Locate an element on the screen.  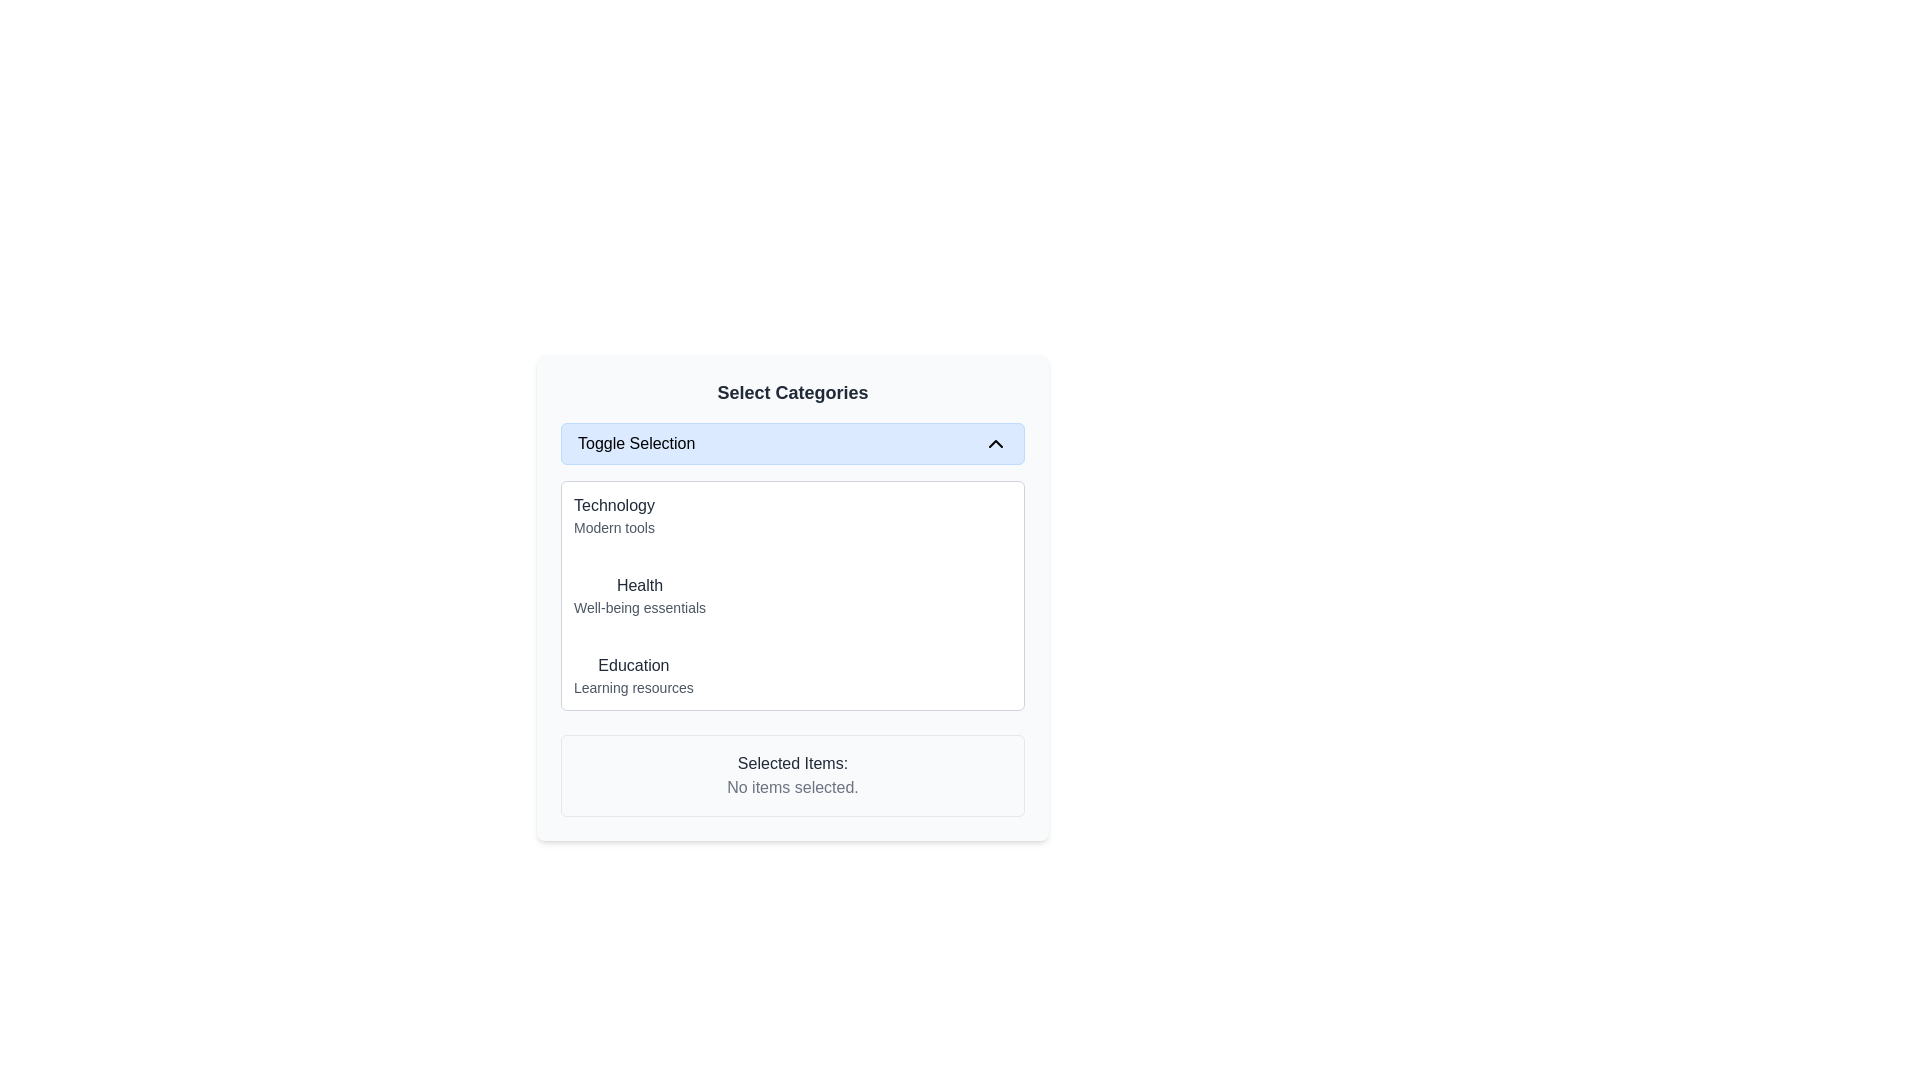
the 'Technology' button in the 'Select Categories' list is located at coordinates (791, 515).